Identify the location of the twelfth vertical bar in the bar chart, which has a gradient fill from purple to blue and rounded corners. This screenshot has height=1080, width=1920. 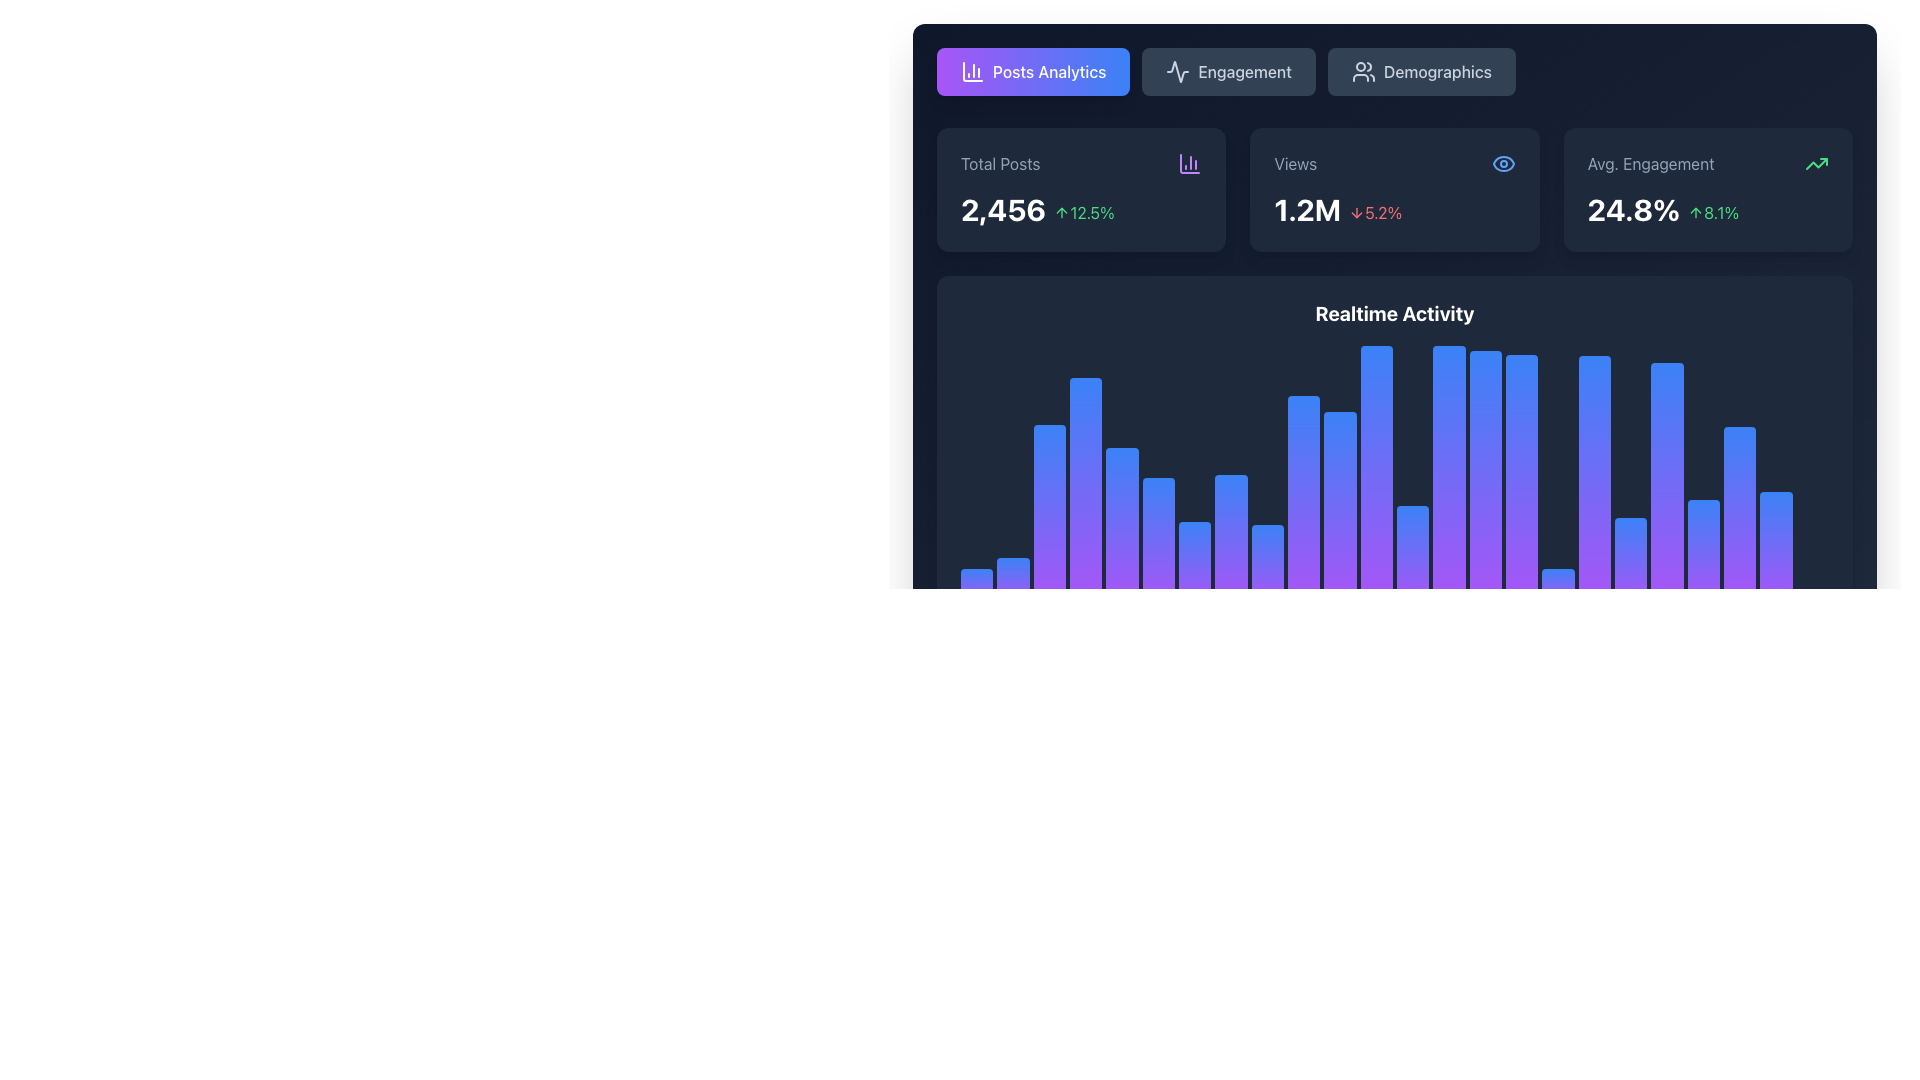
(1375, 511).